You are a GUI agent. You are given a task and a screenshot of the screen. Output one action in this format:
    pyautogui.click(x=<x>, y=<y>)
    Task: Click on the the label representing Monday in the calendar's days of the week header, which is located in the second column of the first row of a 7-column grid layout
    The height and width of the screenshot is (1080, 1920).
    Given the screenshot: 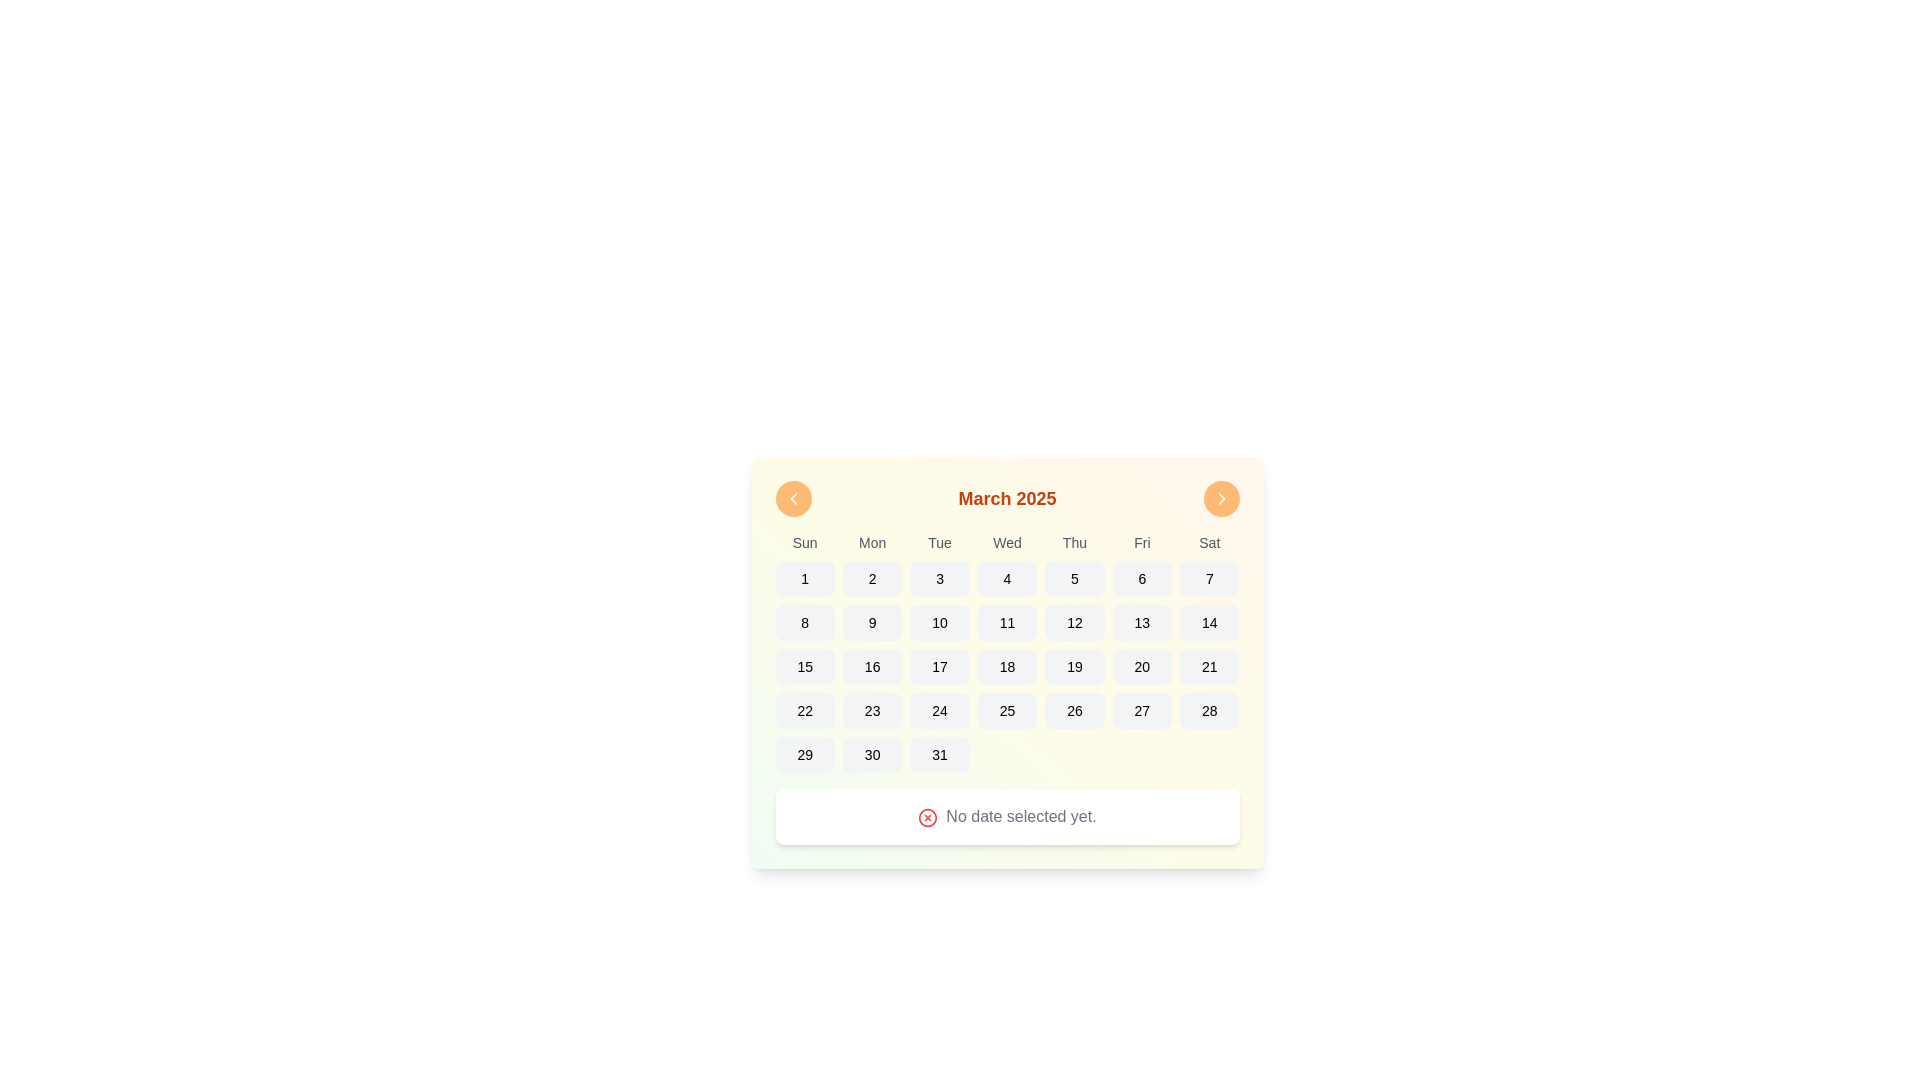 What is the action you would take?
    pyautogui.click(x=872, y=543)
    